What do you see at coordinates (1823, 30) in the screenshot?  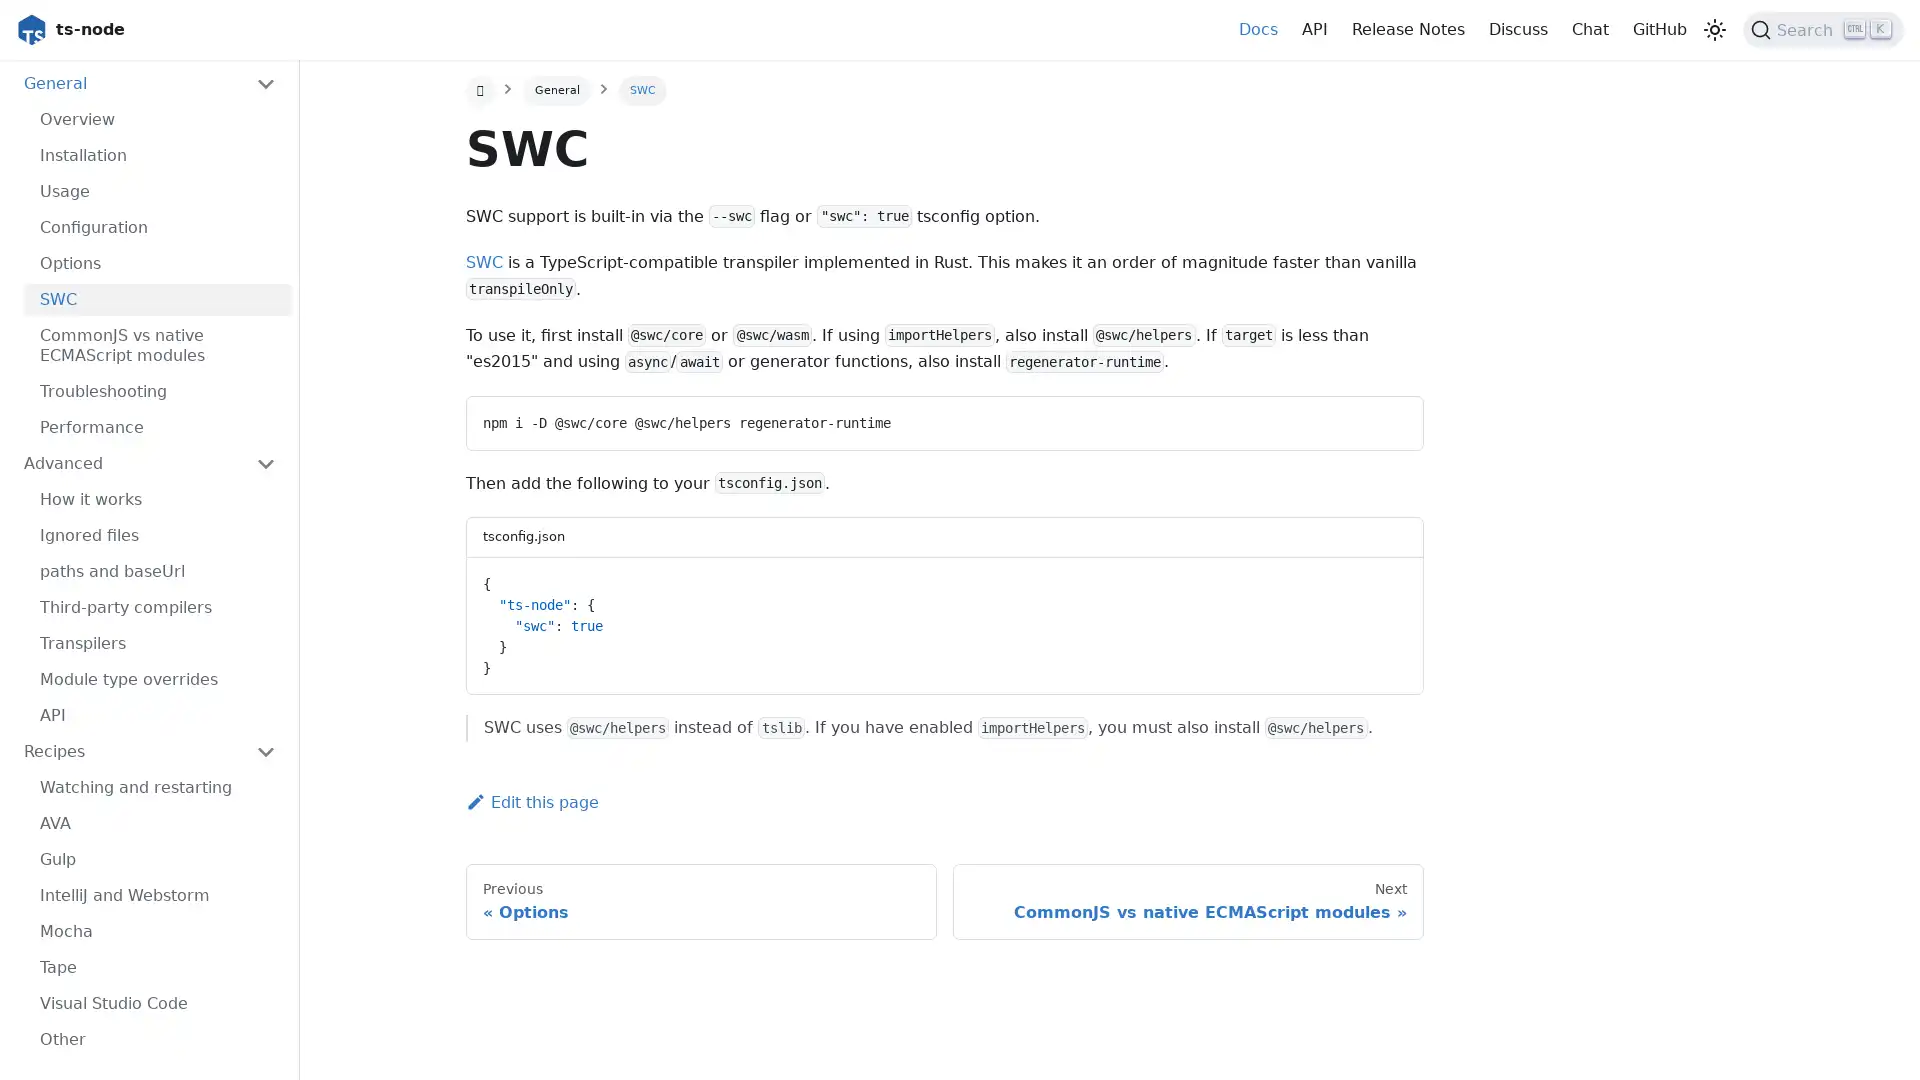 I see `Search` at bounding box center [1823, 30].